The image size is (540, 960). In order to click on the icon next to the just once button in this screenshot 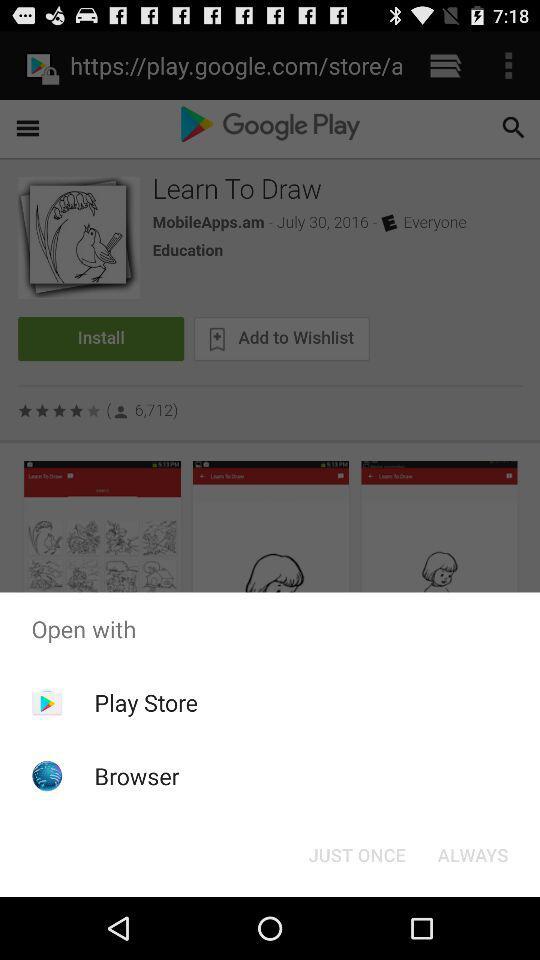, I will do `click(472, 853)`.